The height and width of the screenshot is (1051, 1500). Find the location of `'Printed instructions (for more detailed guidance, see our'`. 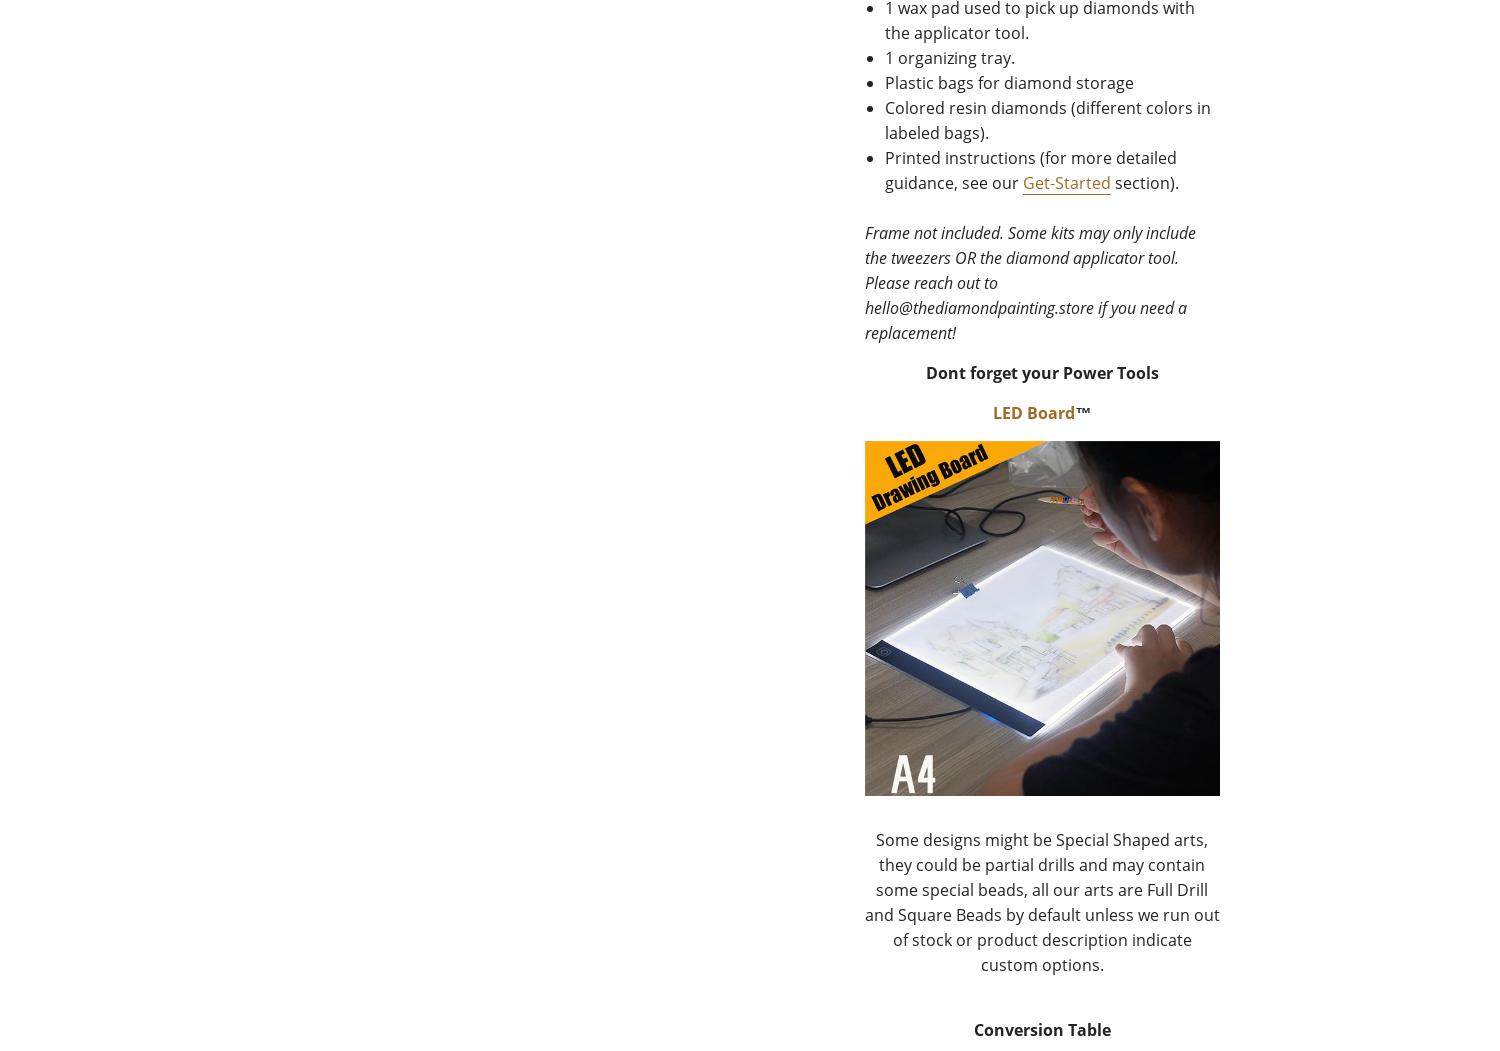

'Printed instructions (for more detailed guidance, see our' is located at coordinates (1030, 170).